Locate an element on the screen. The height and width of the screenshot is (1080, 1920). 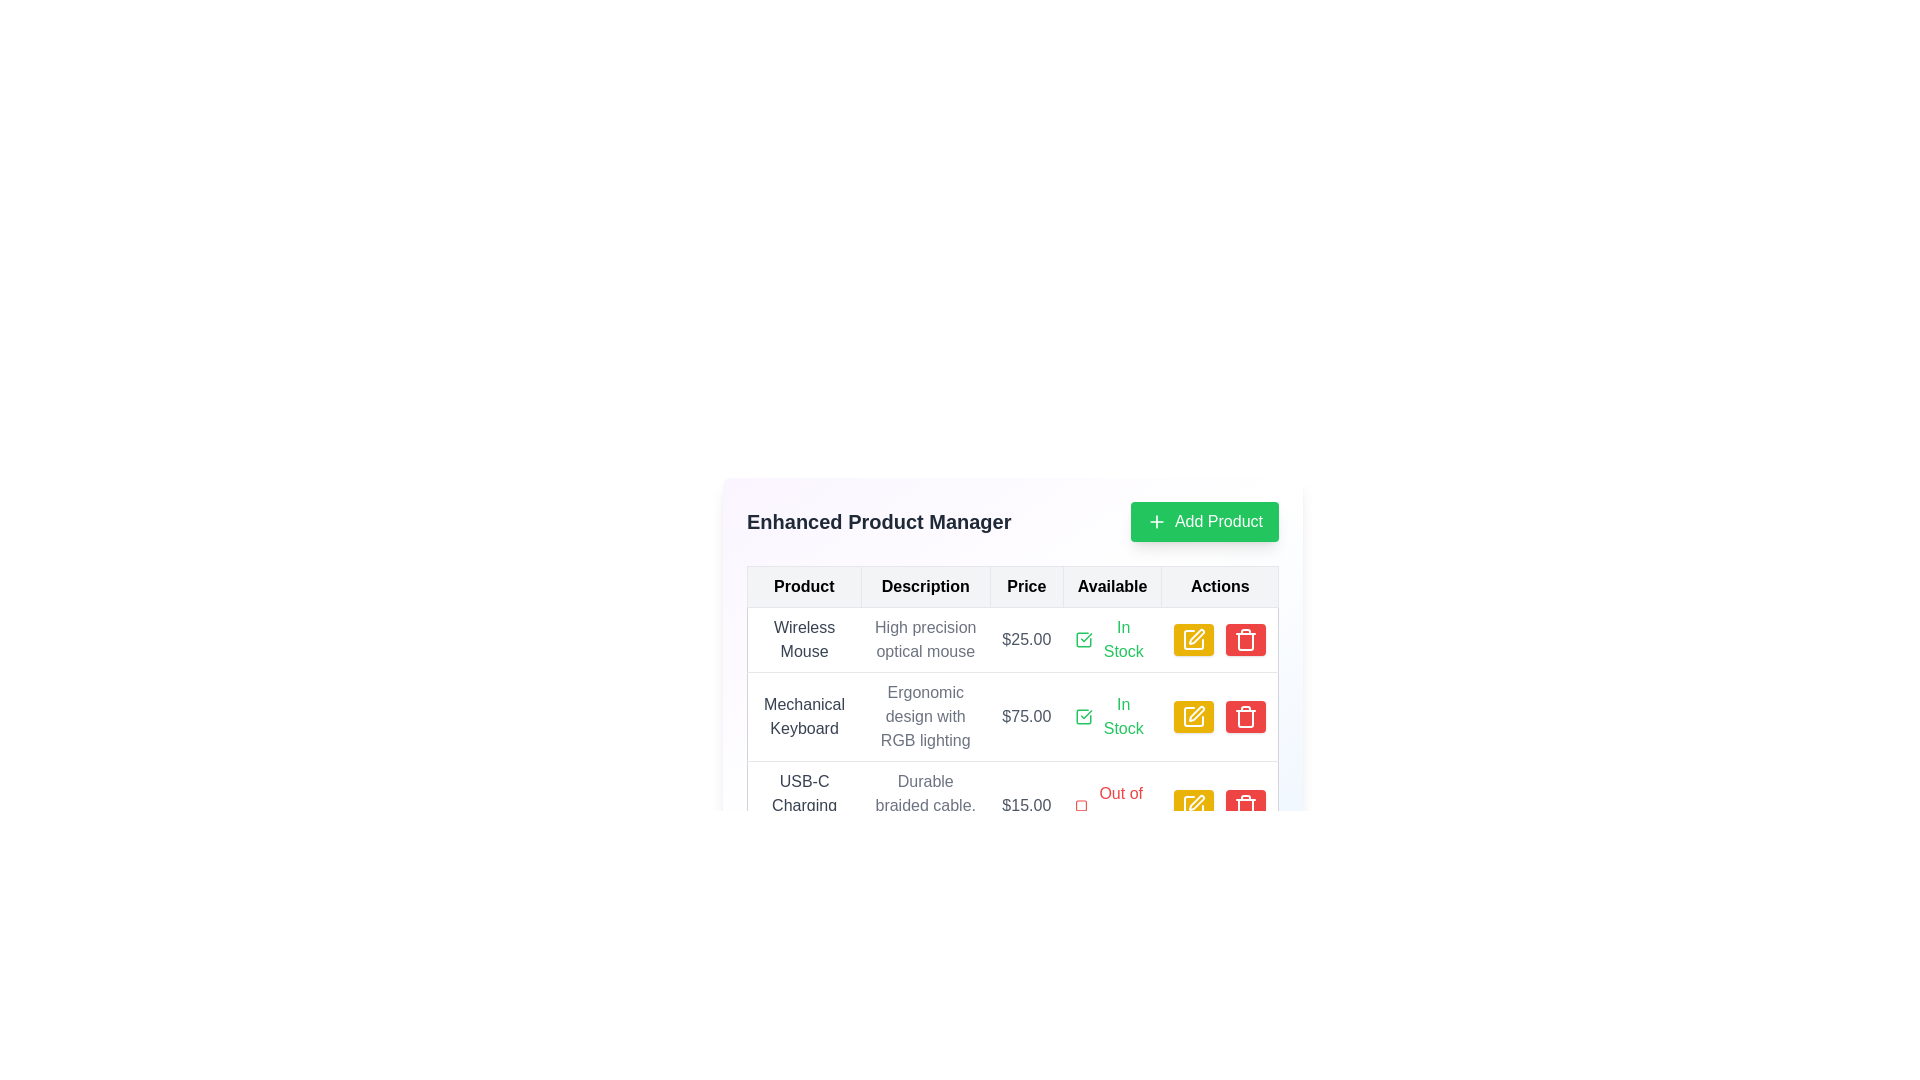
the checkmark icon that indicates the availability status of the Wireless Mouse, which is located in the 'Available' column of the table is located at coordinates (1083, 640).